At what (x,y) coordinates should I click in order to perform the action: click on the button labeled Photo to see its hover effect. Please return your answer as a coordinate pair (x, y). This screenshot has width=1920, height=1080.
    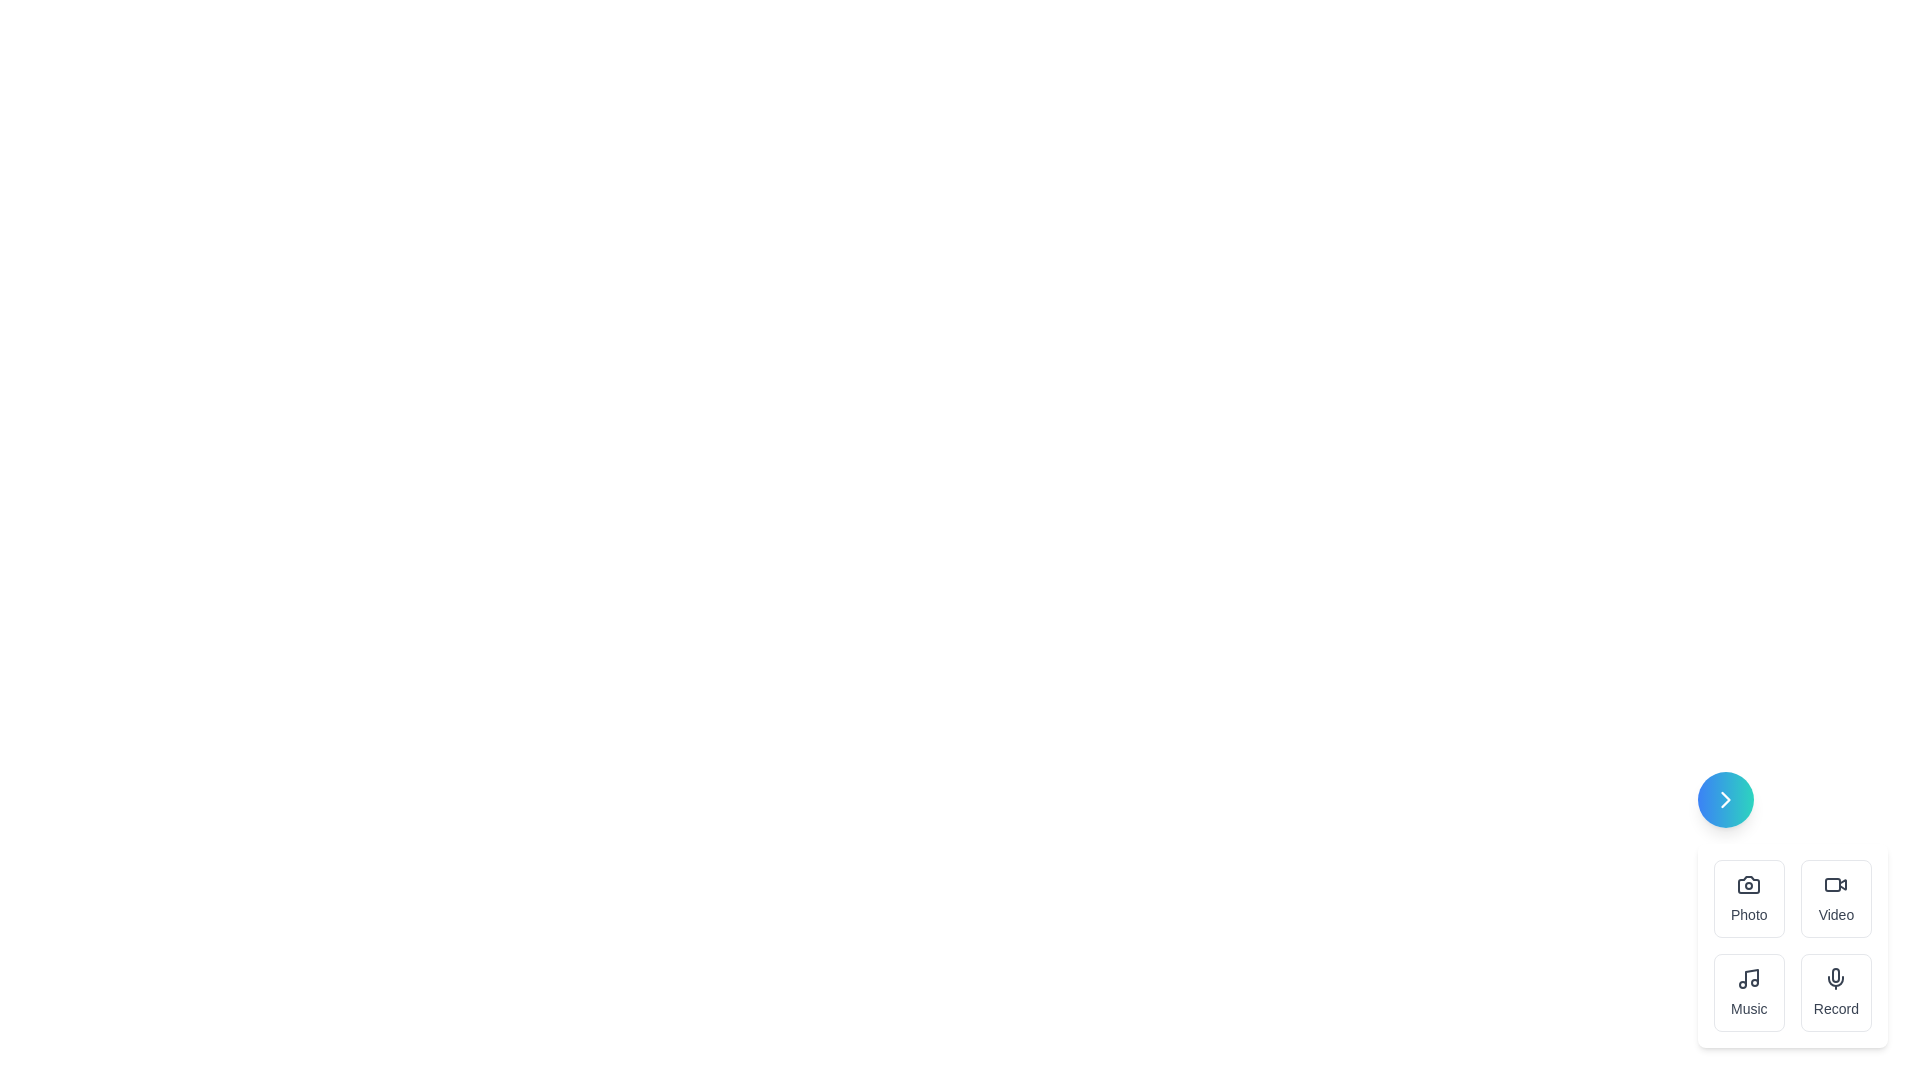
    Looking at the image, I should click on (1748, 897).